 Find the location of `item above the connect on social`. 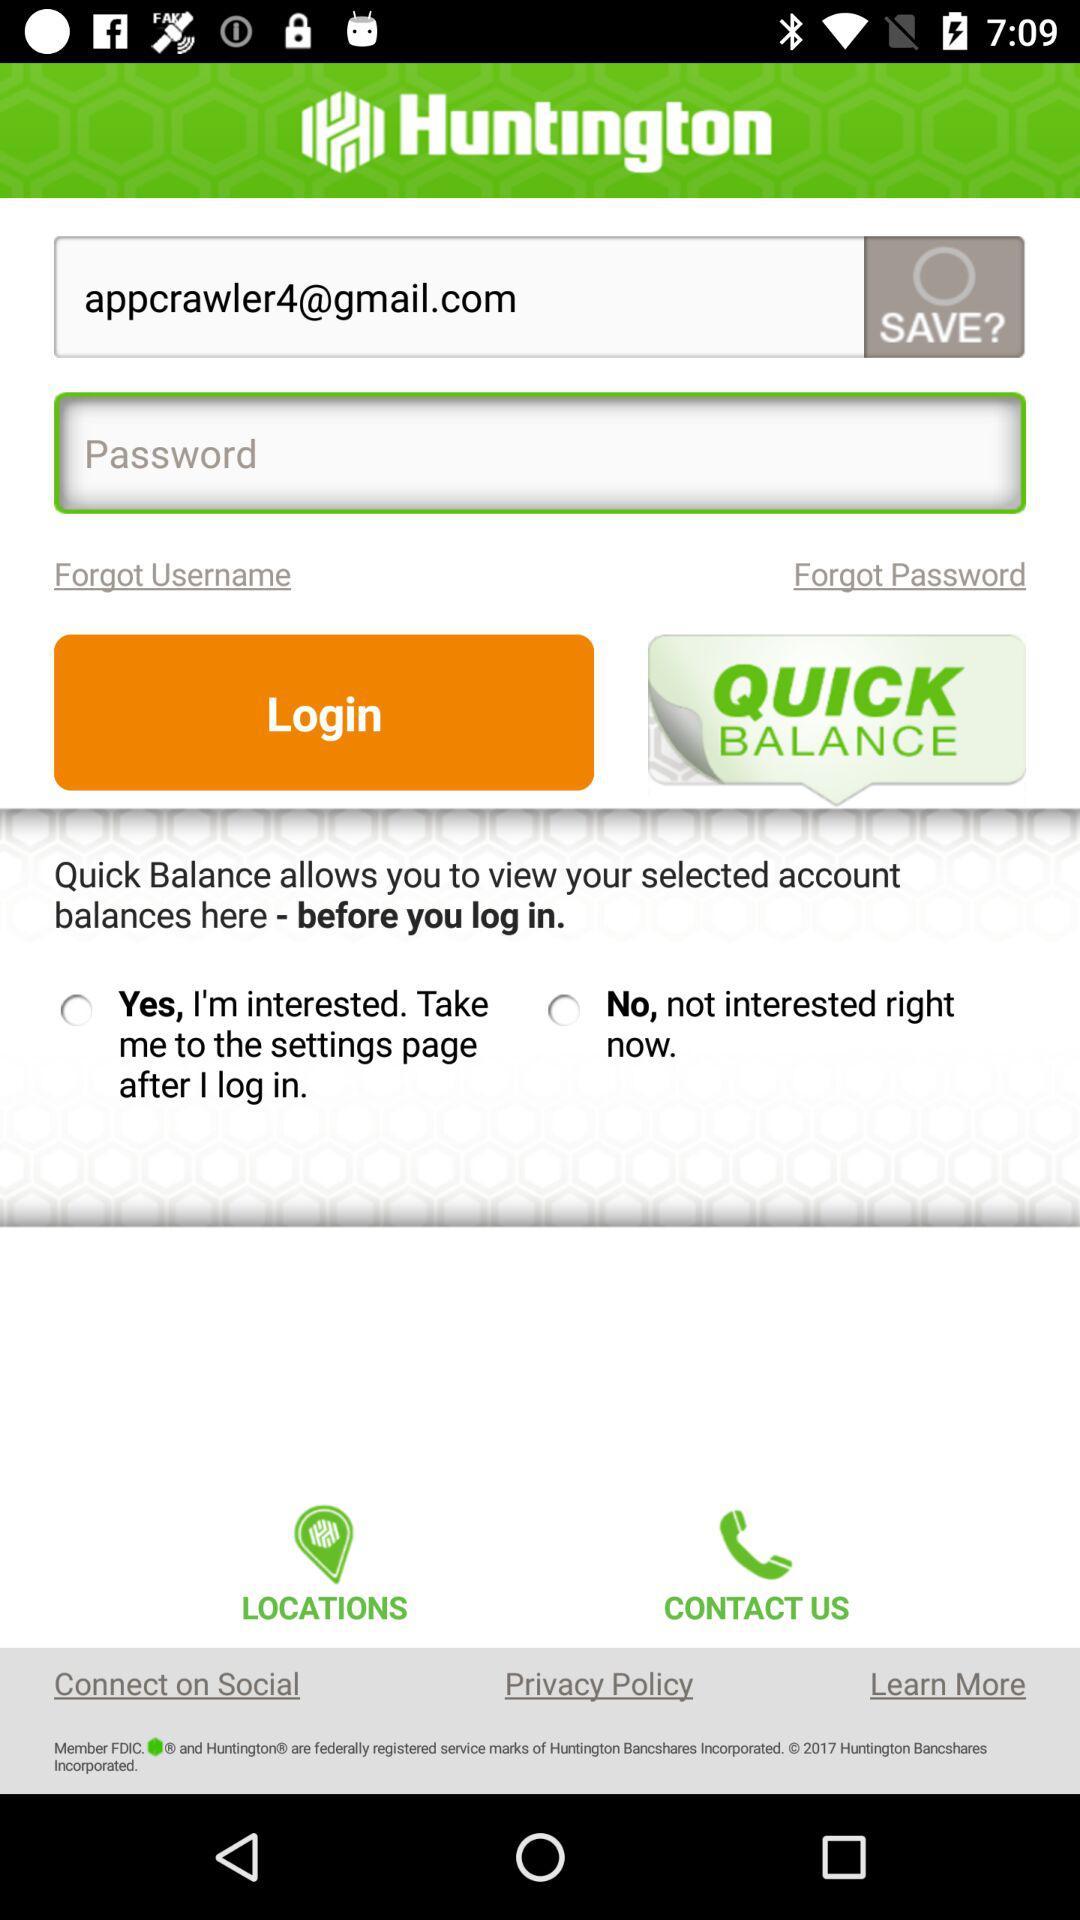

item above the connect on social is located at coordinates (323, 1557).